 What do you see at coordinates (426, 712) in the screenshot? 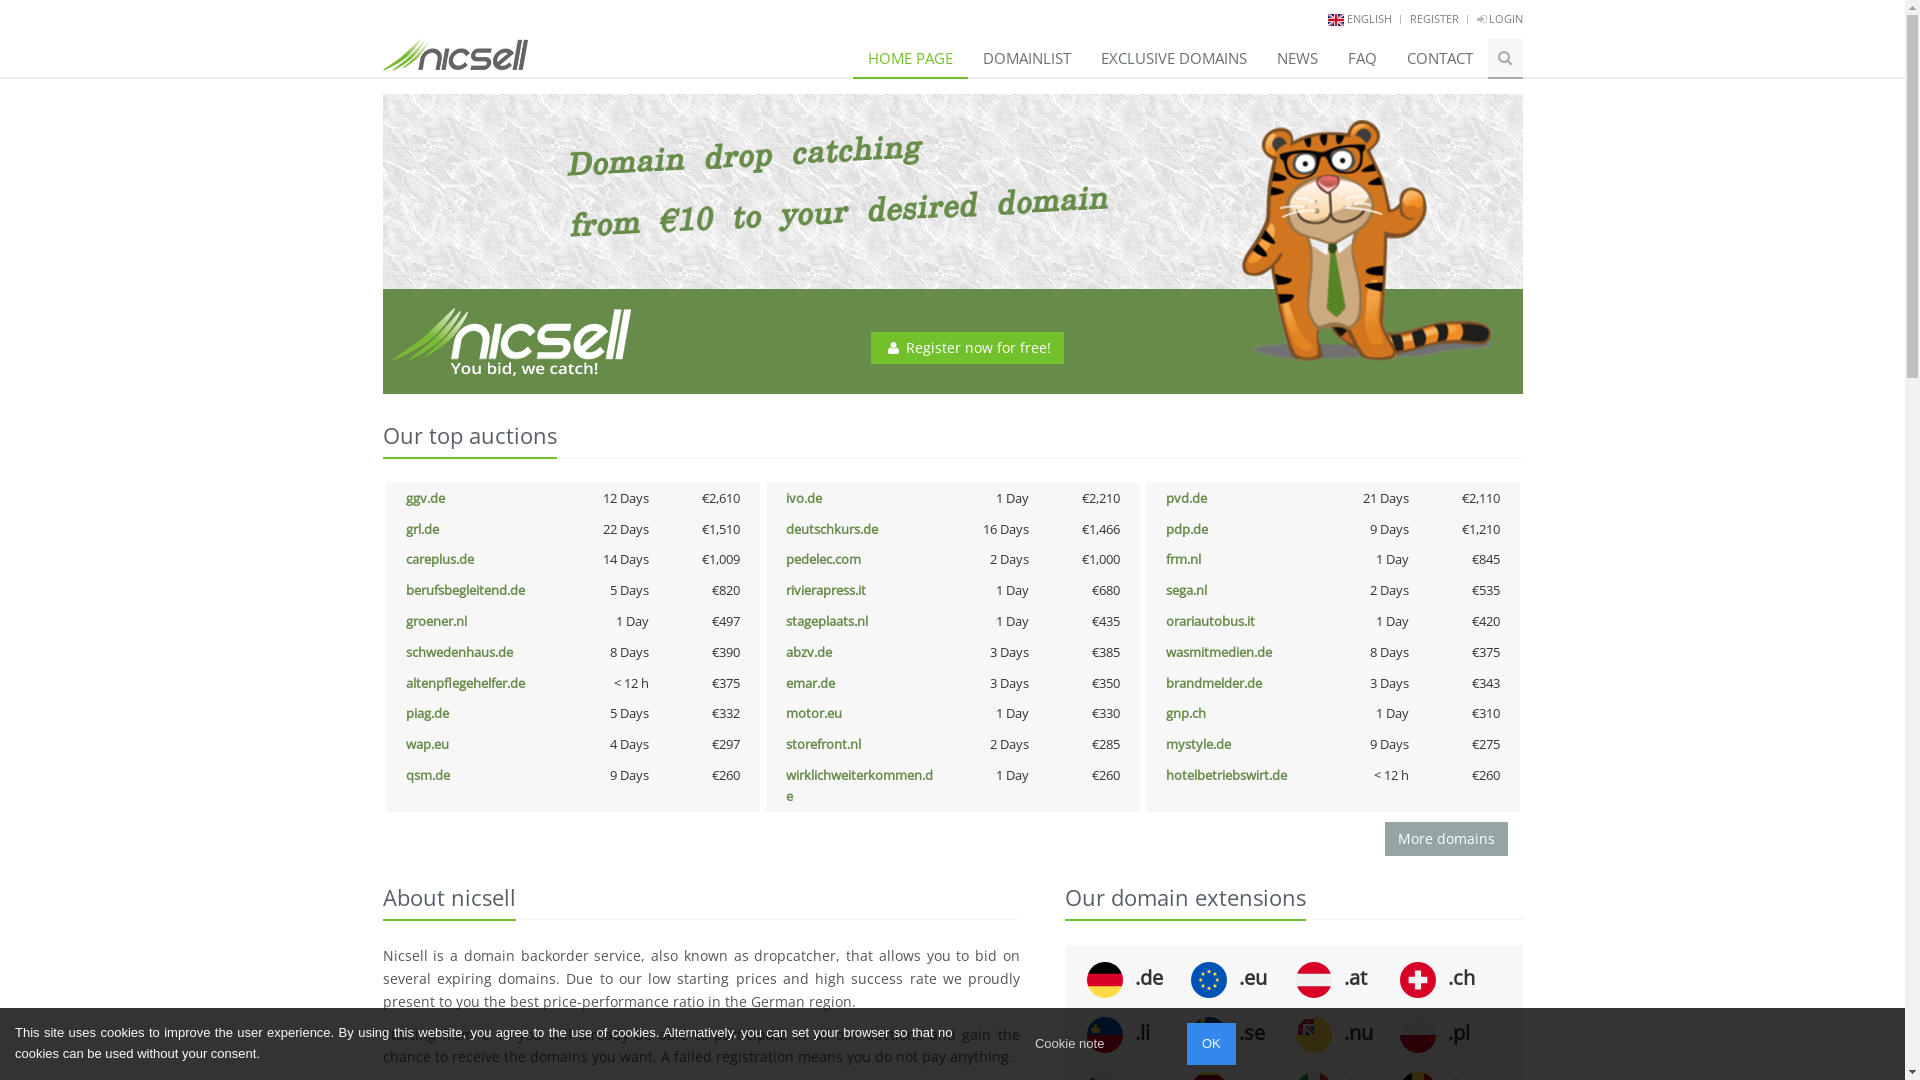
I see `'piag.de'` at bounding box center [426, 712].